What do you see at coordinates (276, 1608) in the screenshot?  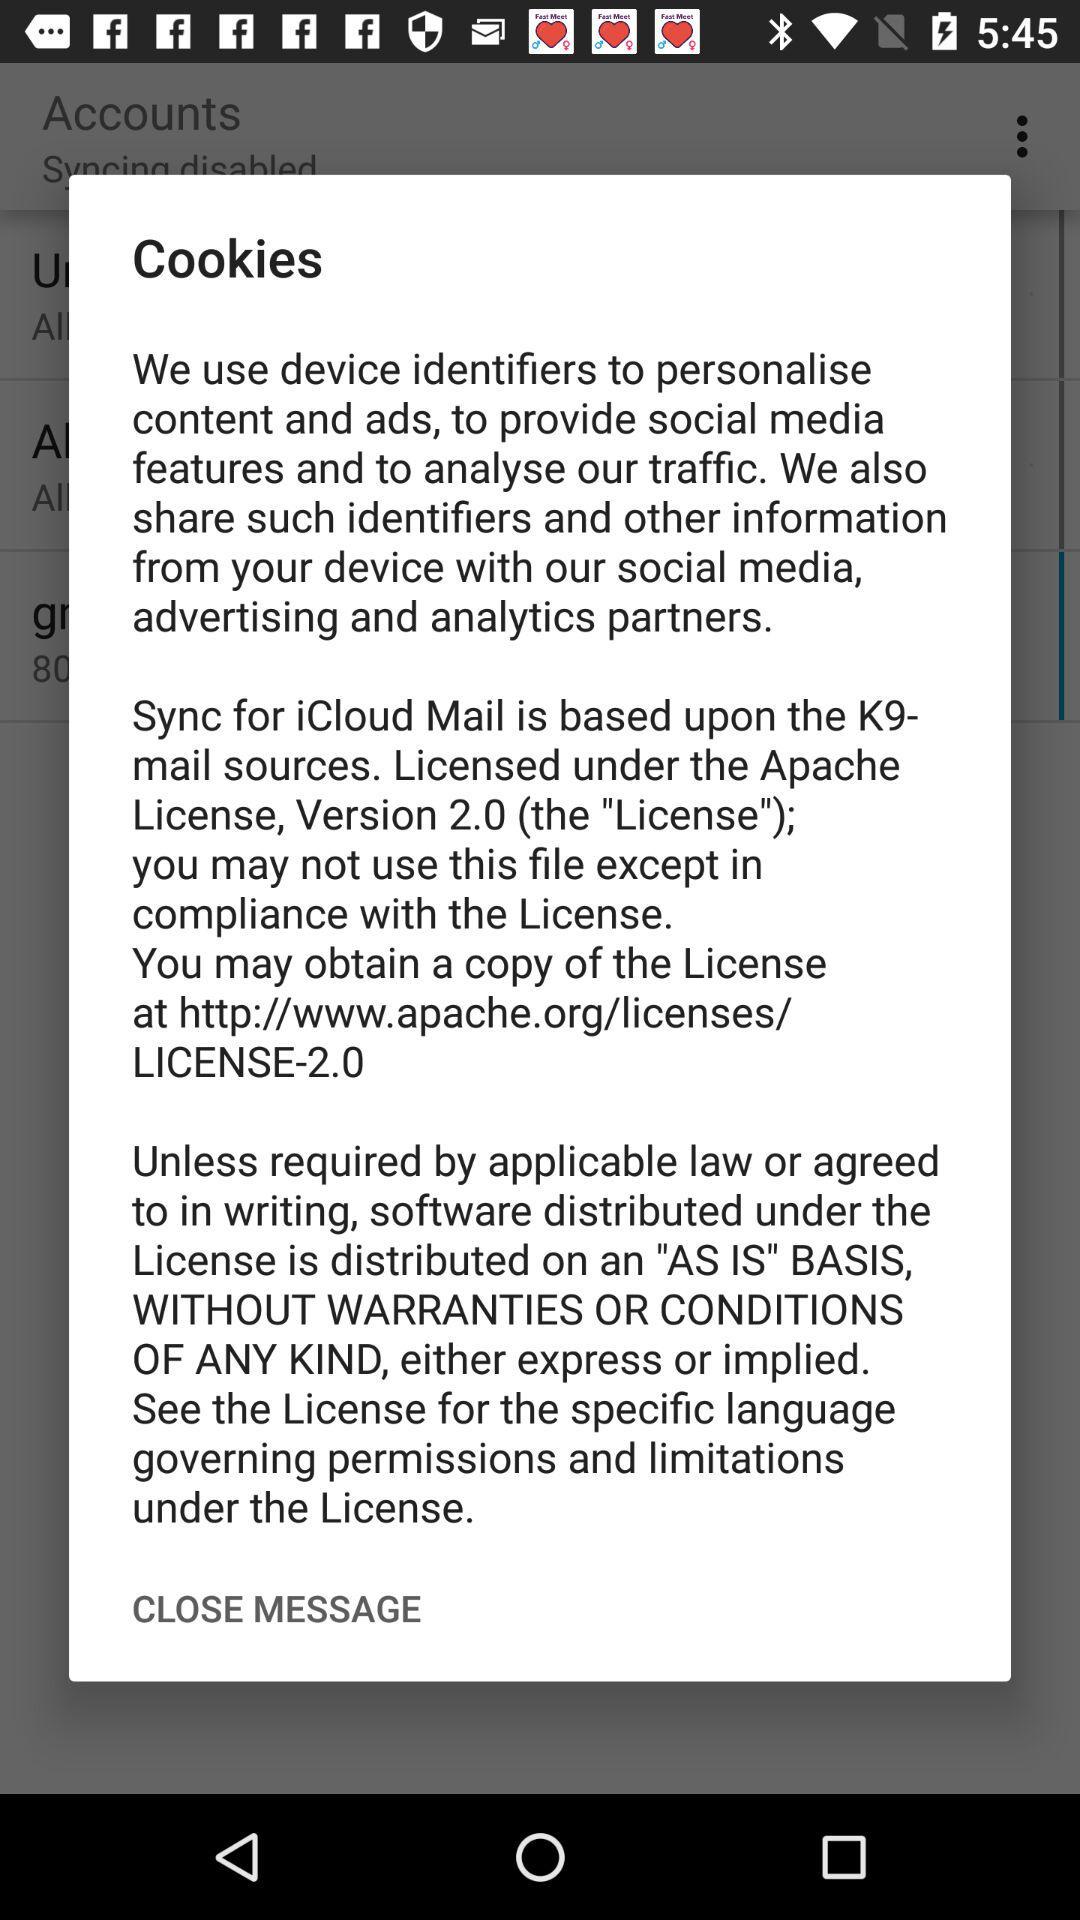 I see `close message at the bottom left corner` at bounding box center [276, 1608].